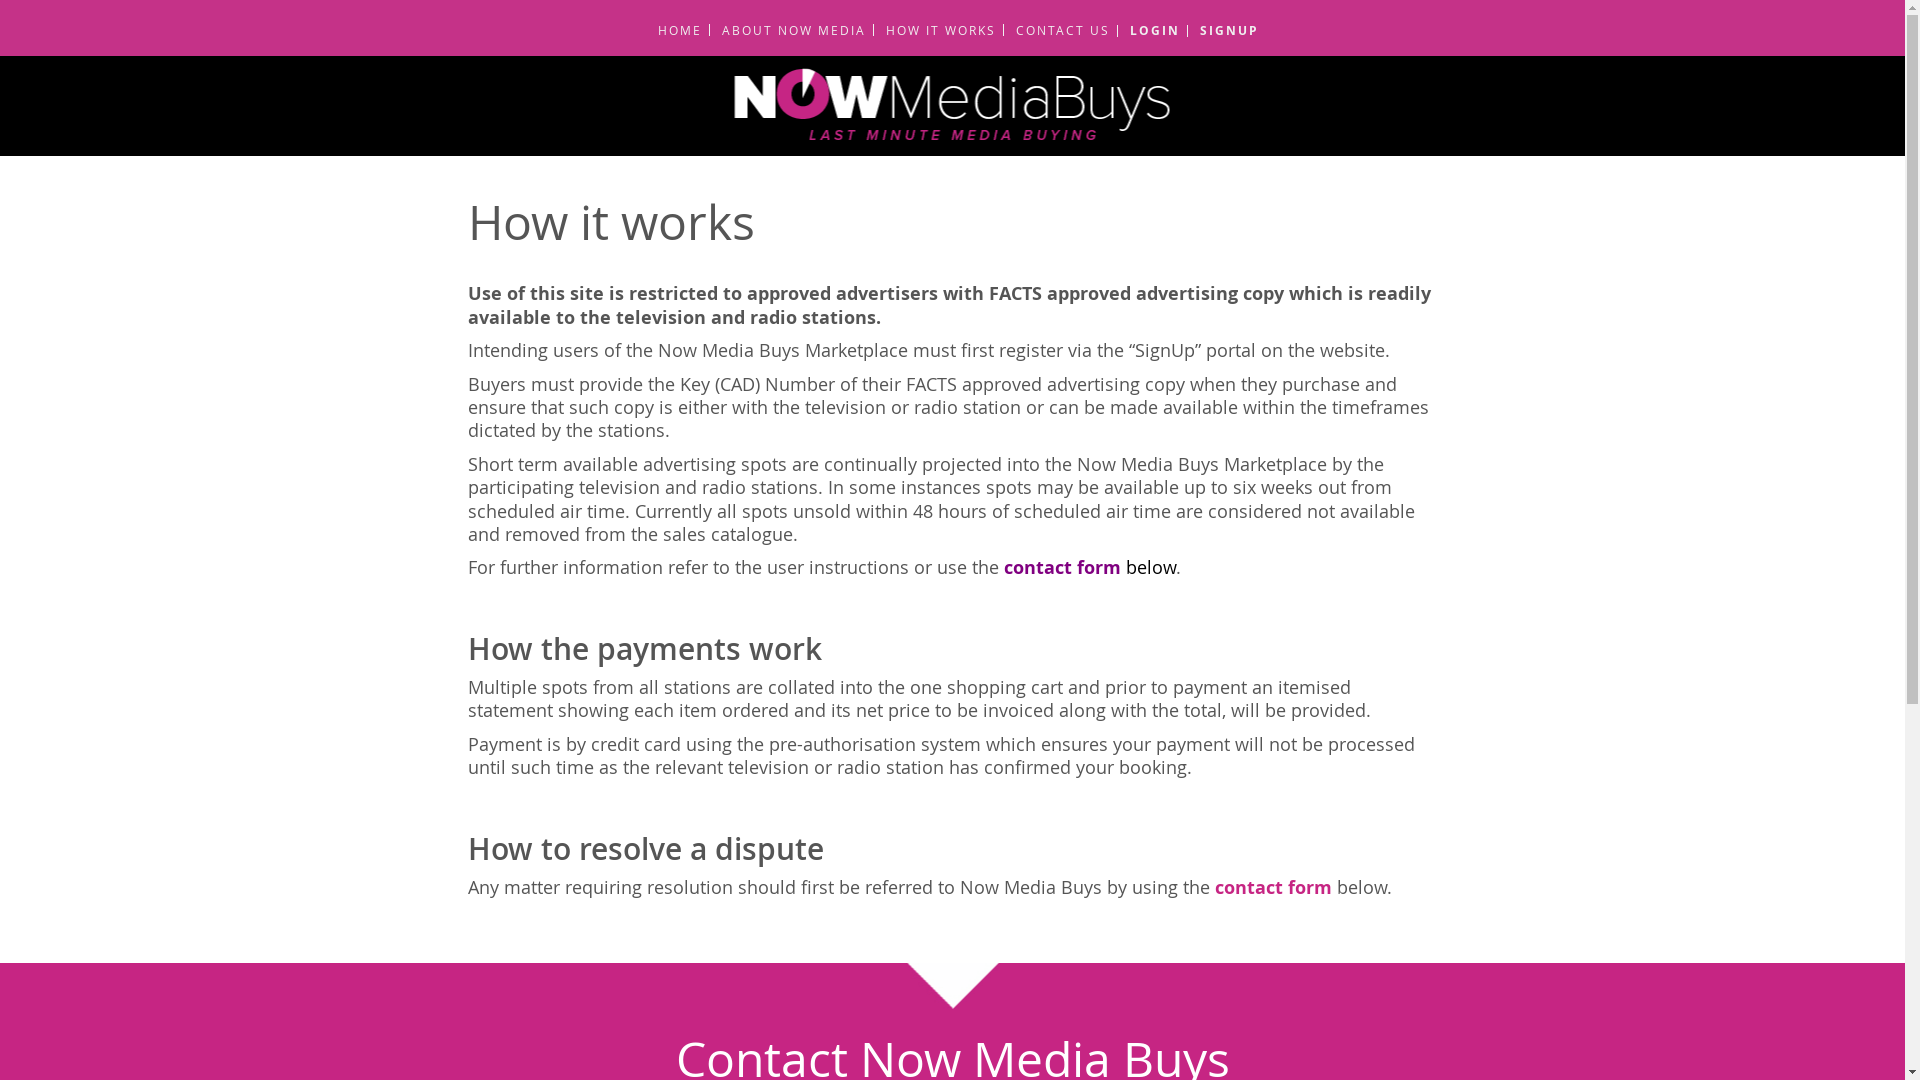 The width and height of the screenshot is (1920, 1080). Describe the element at coordinates (673, 30) in the screenshot. I see `'HOME'` at that location.